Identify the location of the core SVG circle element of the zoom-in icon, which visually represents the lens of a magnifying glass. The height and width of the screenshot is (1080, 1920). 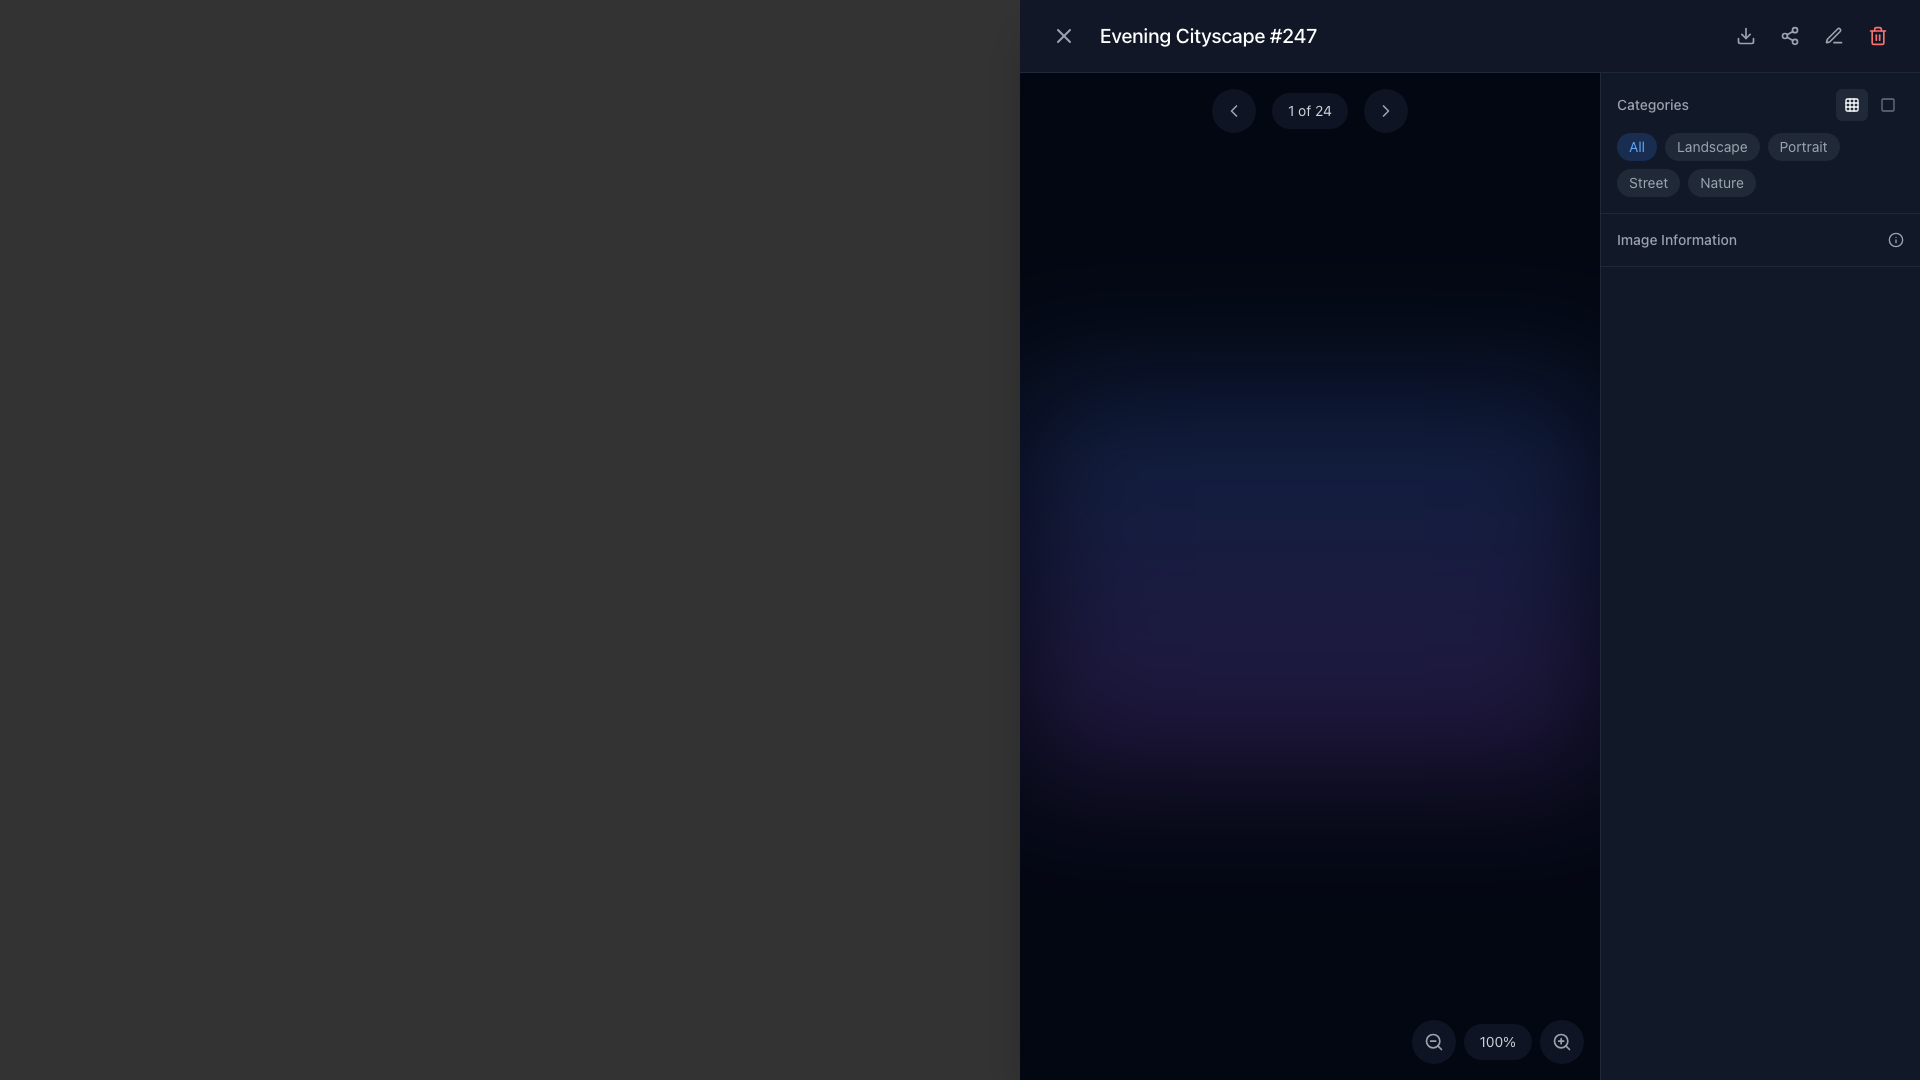
(1560, 1040).